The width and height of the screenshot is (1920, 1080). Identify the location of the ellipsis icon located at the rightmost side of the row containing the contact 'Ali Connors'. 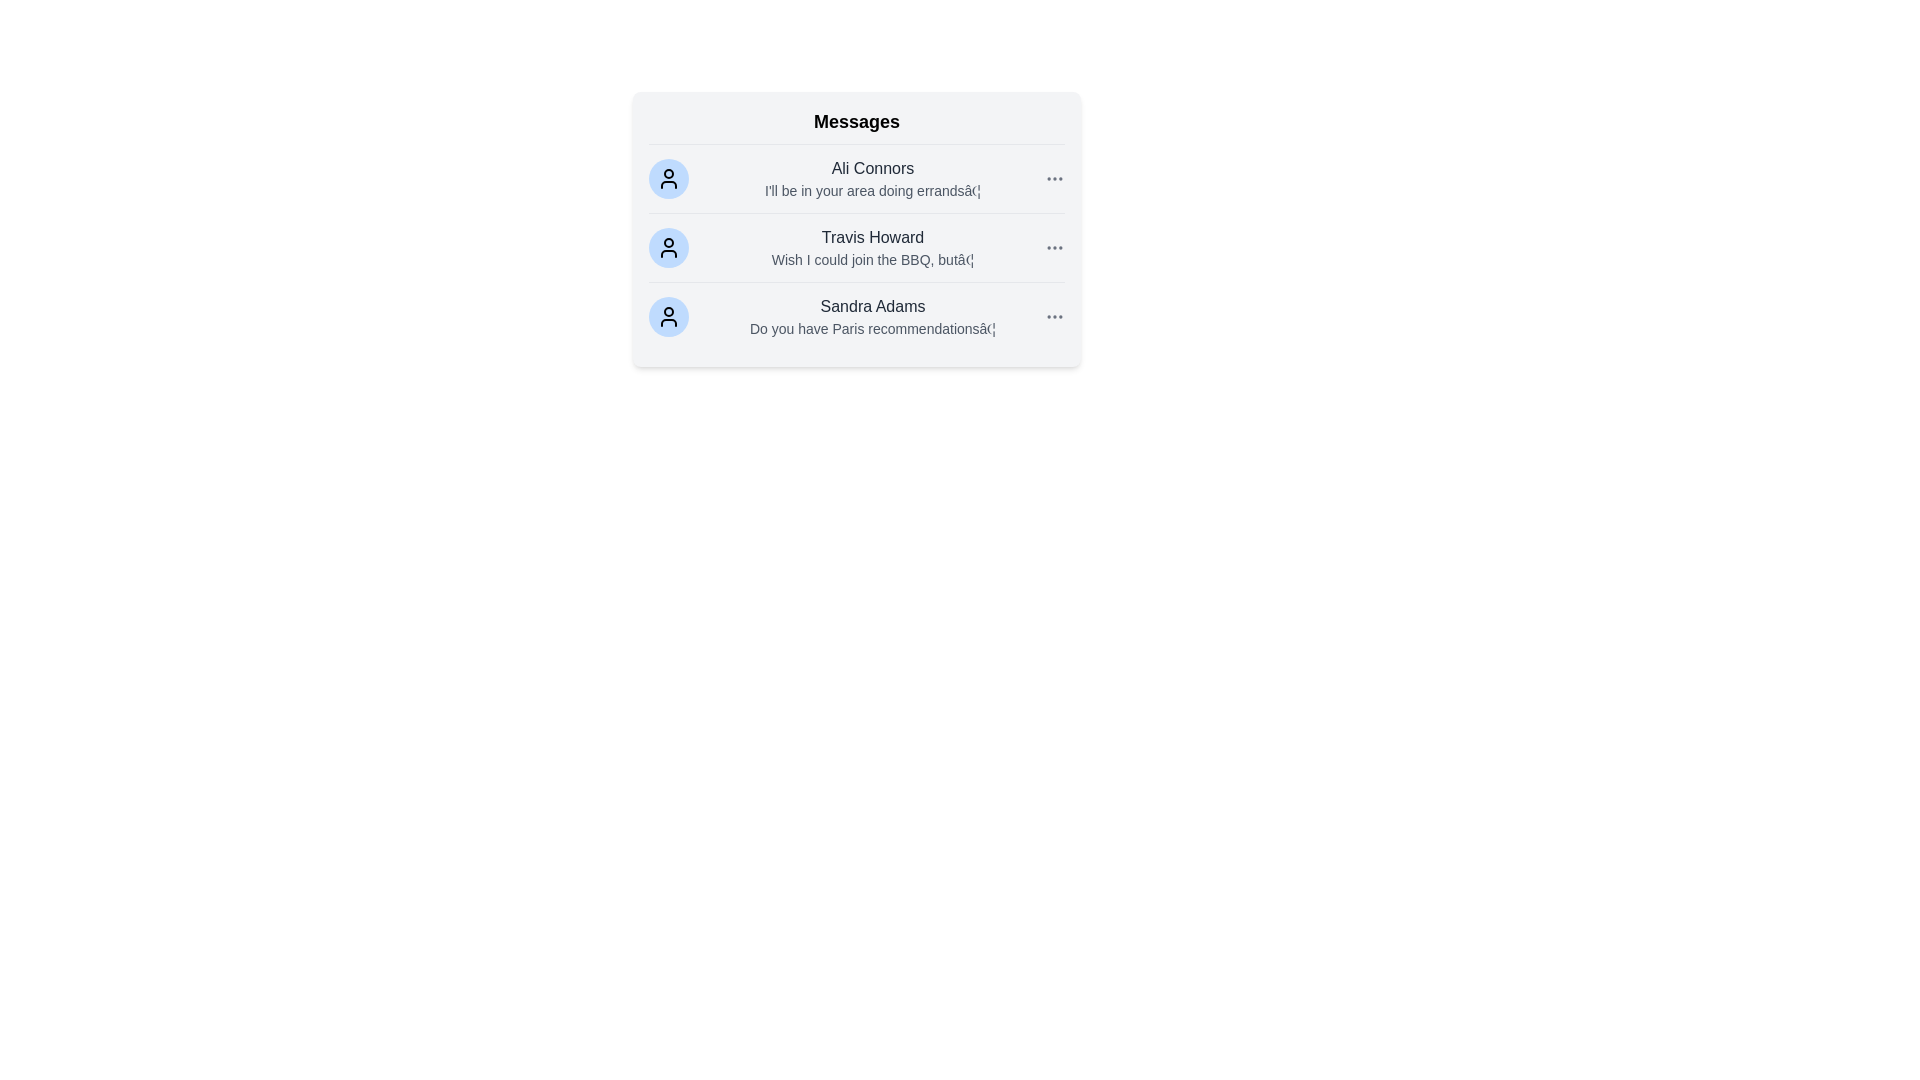
(1054, 177).